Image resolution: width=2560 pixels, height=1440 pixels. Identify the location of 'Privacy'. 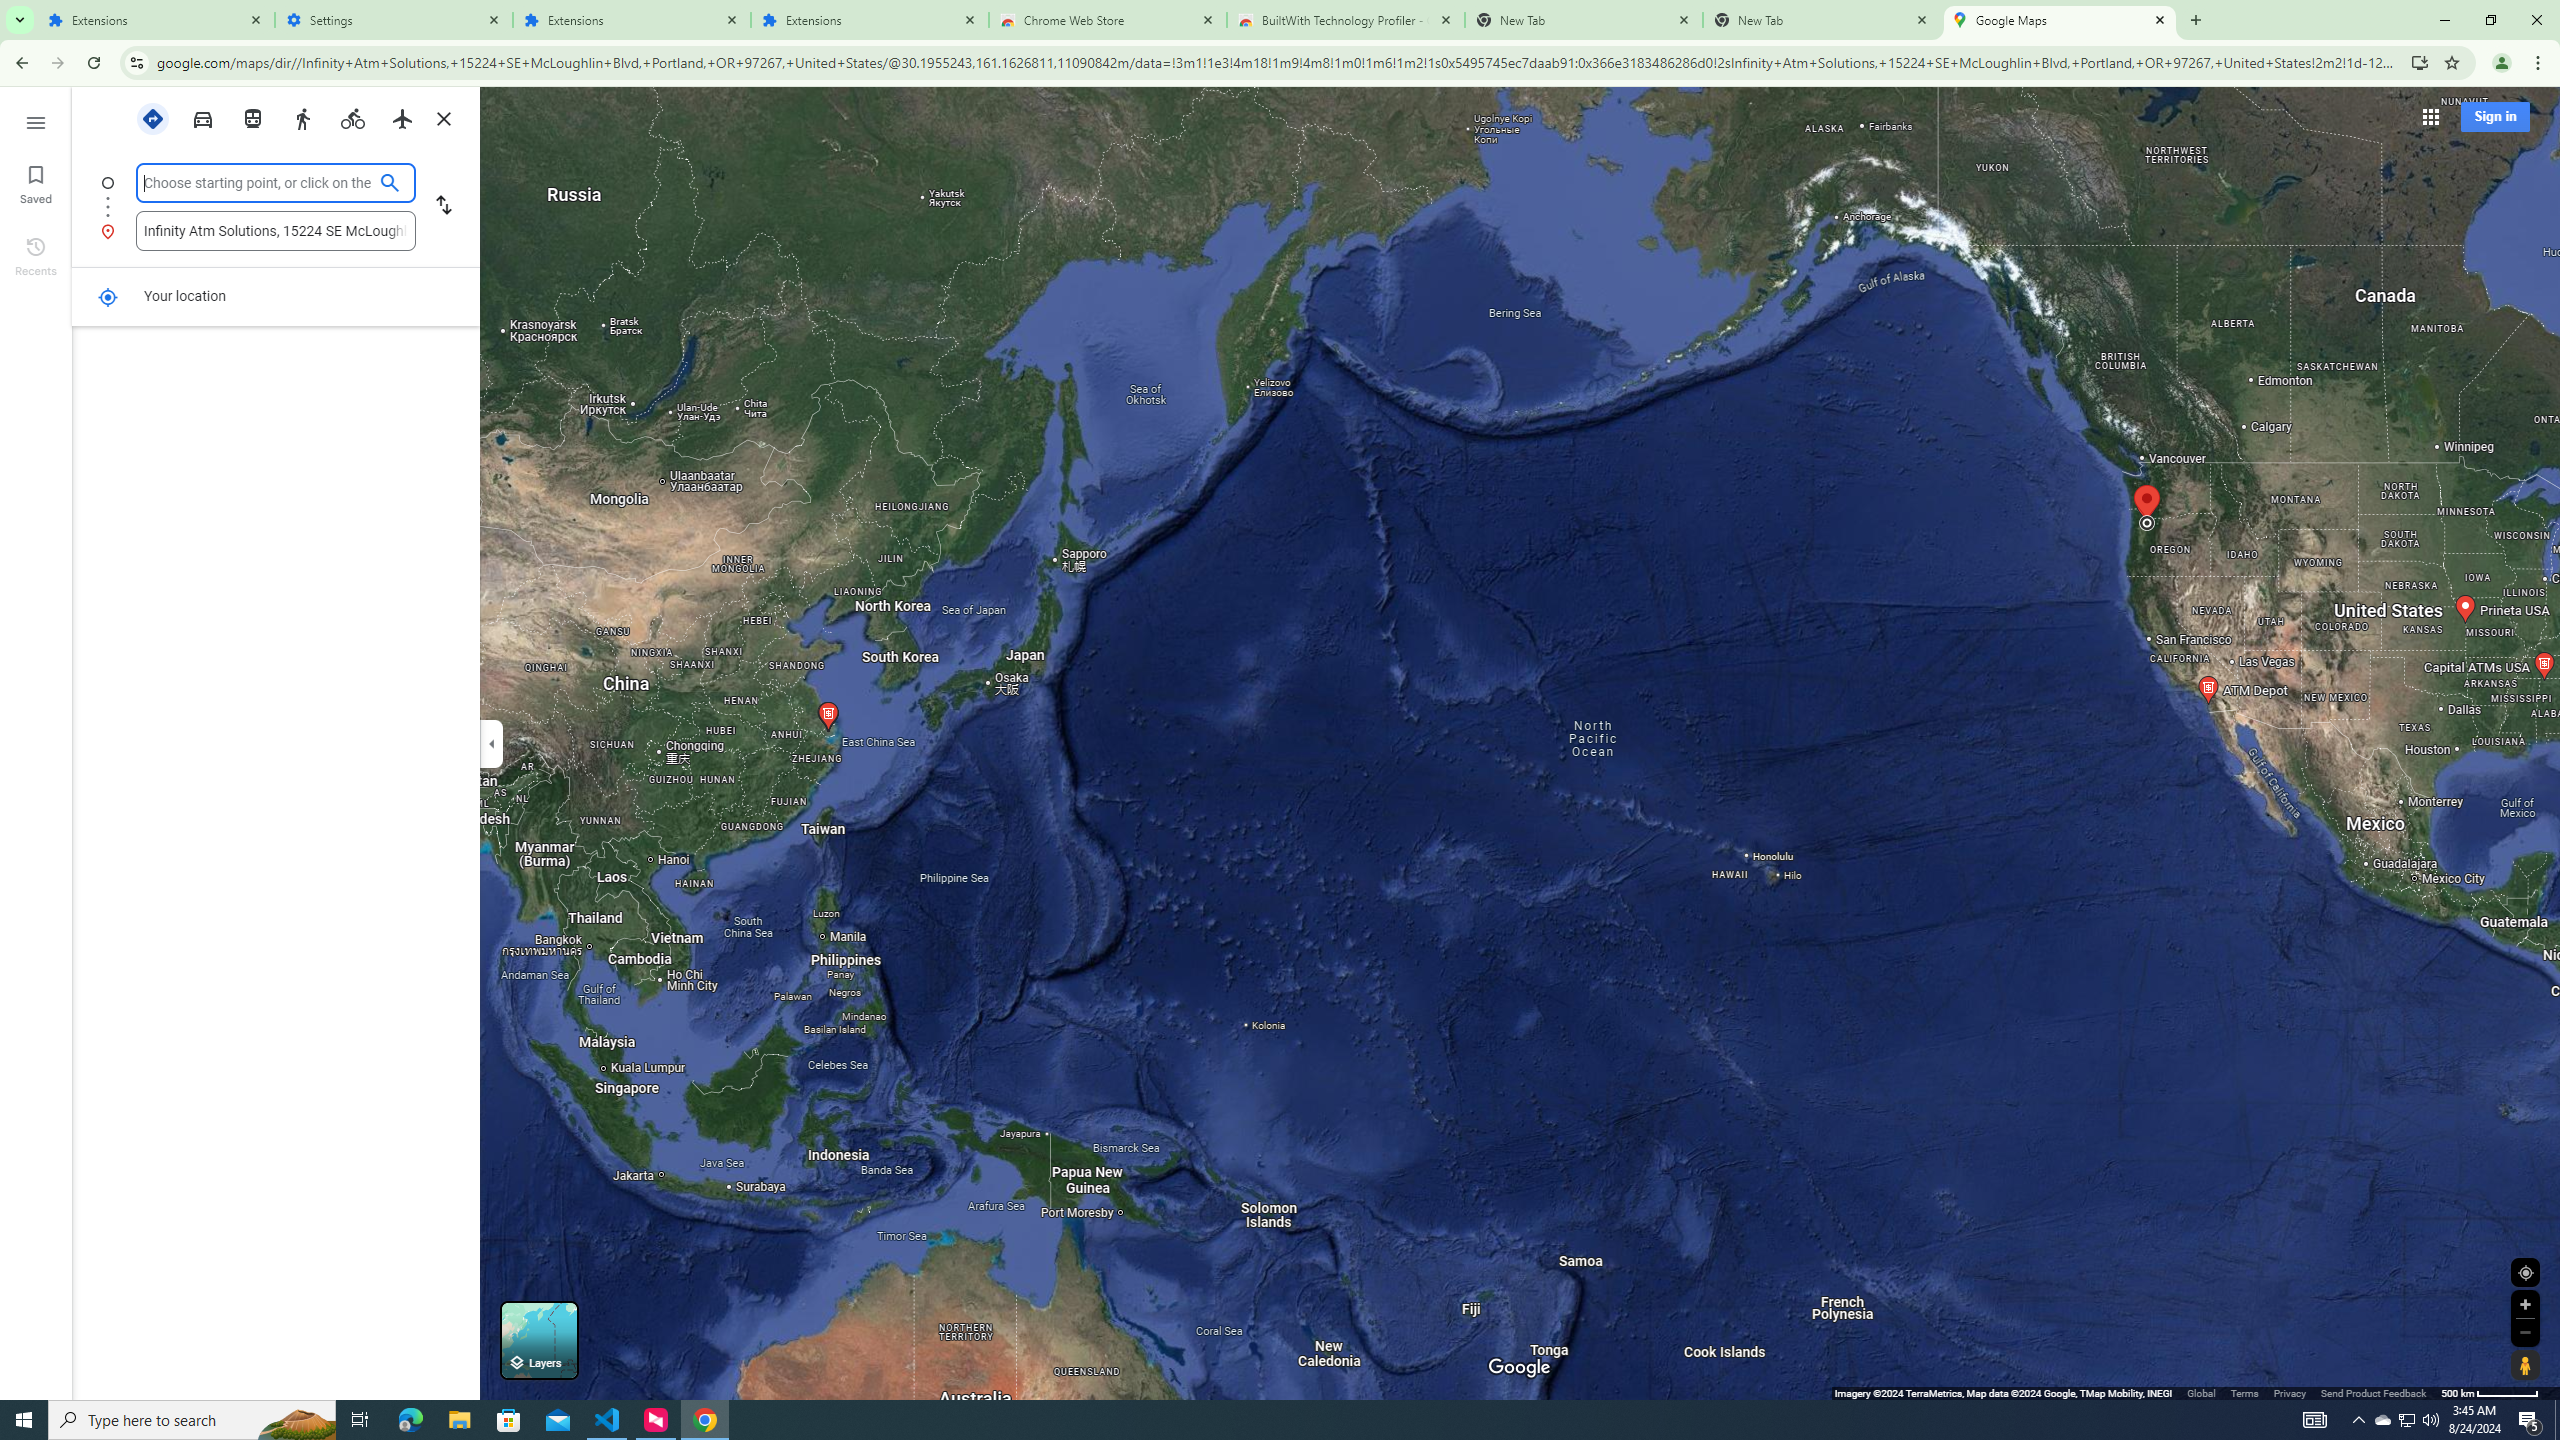
(2288, 1393).